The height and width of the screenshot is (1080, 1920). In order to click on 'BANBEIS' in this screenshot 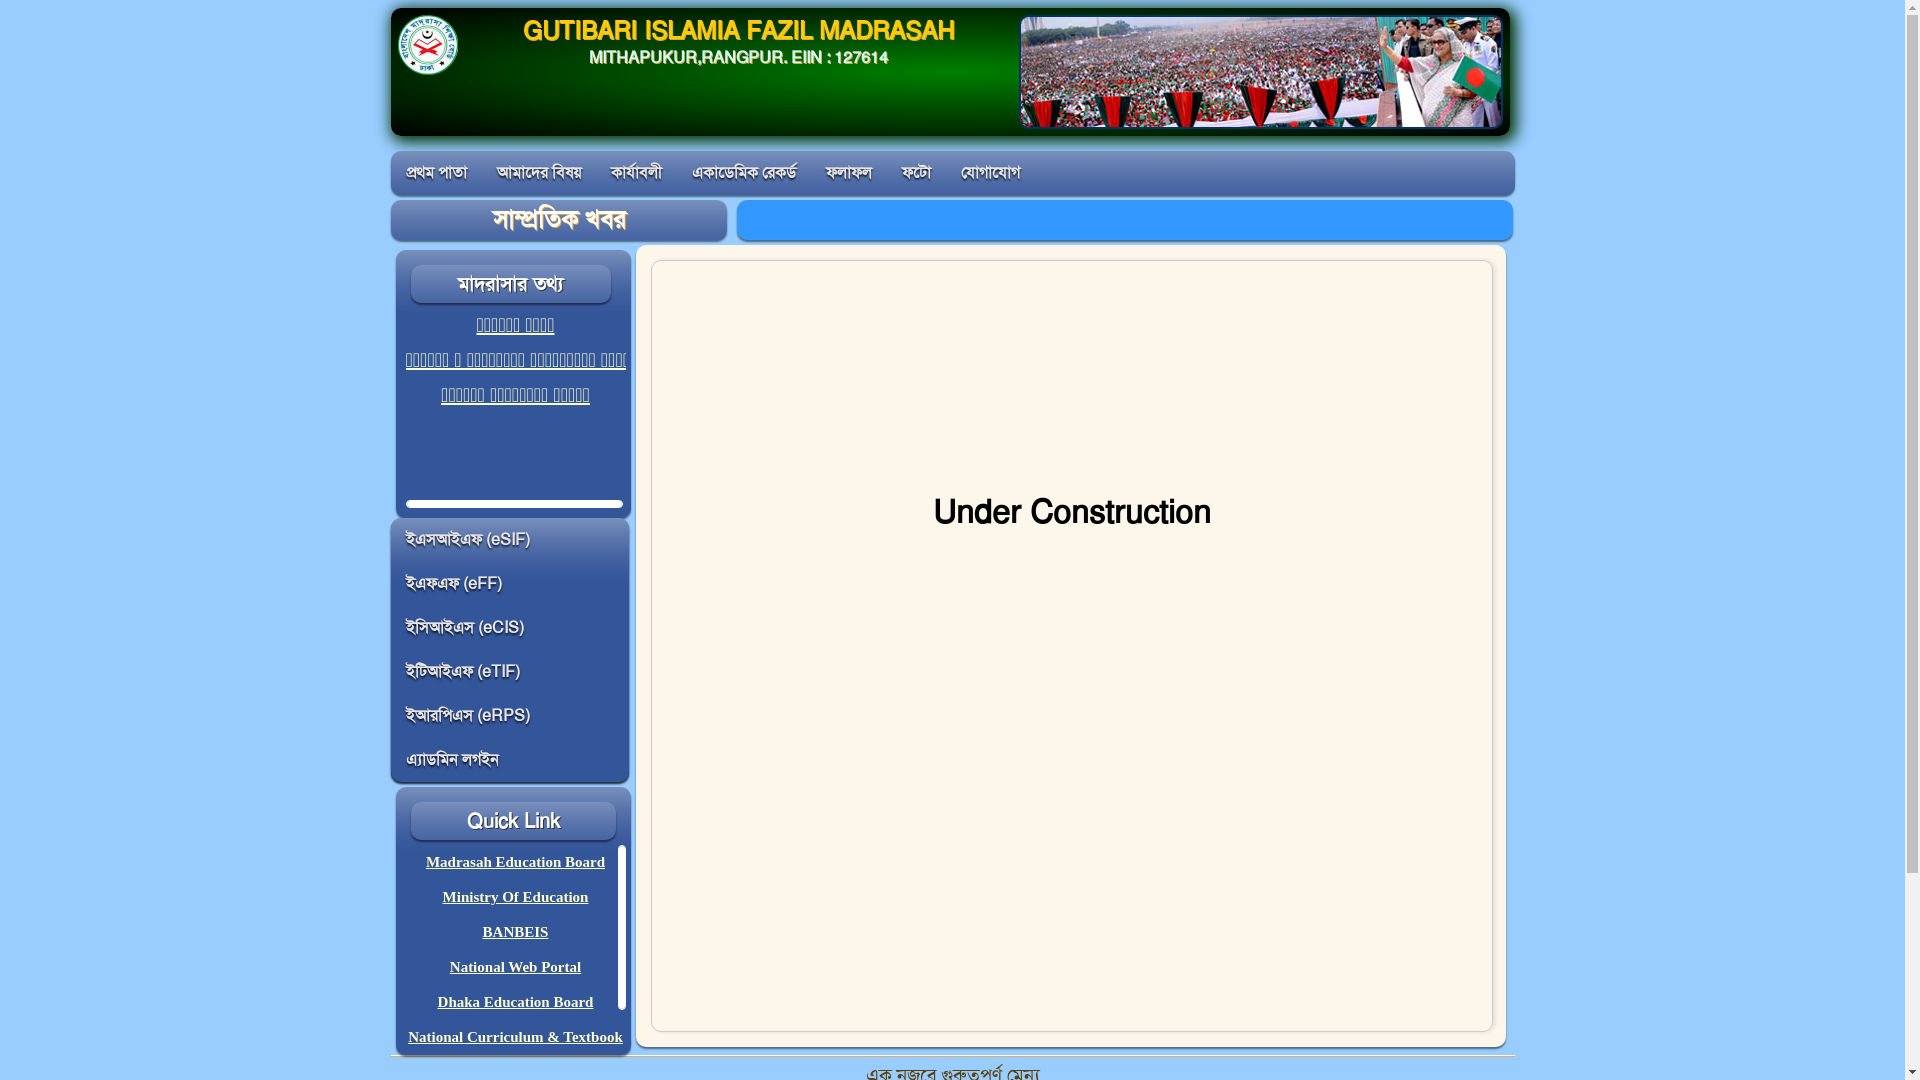, I will do `click(516, 932)`.